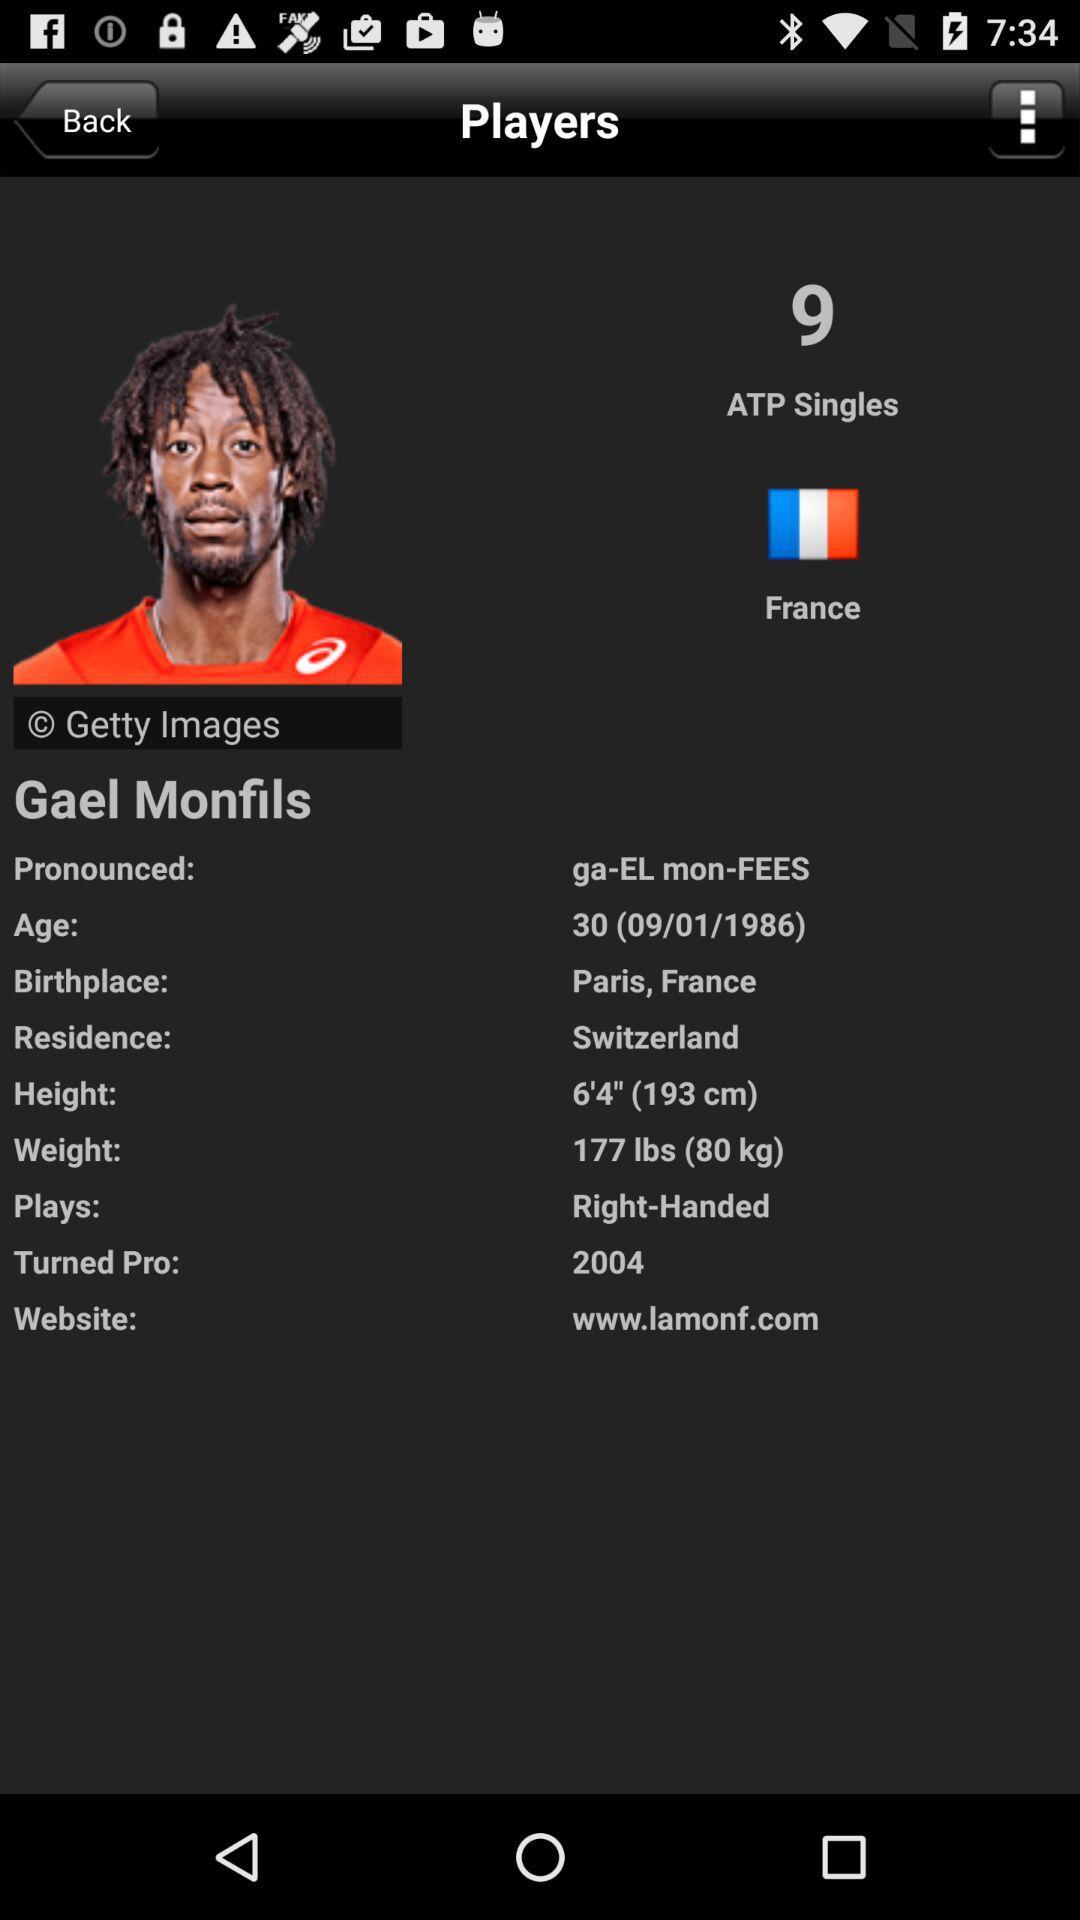 This screenshot has height=1920, width=1080. I want to click on the icon above the website: icon, so click(826, 1260).